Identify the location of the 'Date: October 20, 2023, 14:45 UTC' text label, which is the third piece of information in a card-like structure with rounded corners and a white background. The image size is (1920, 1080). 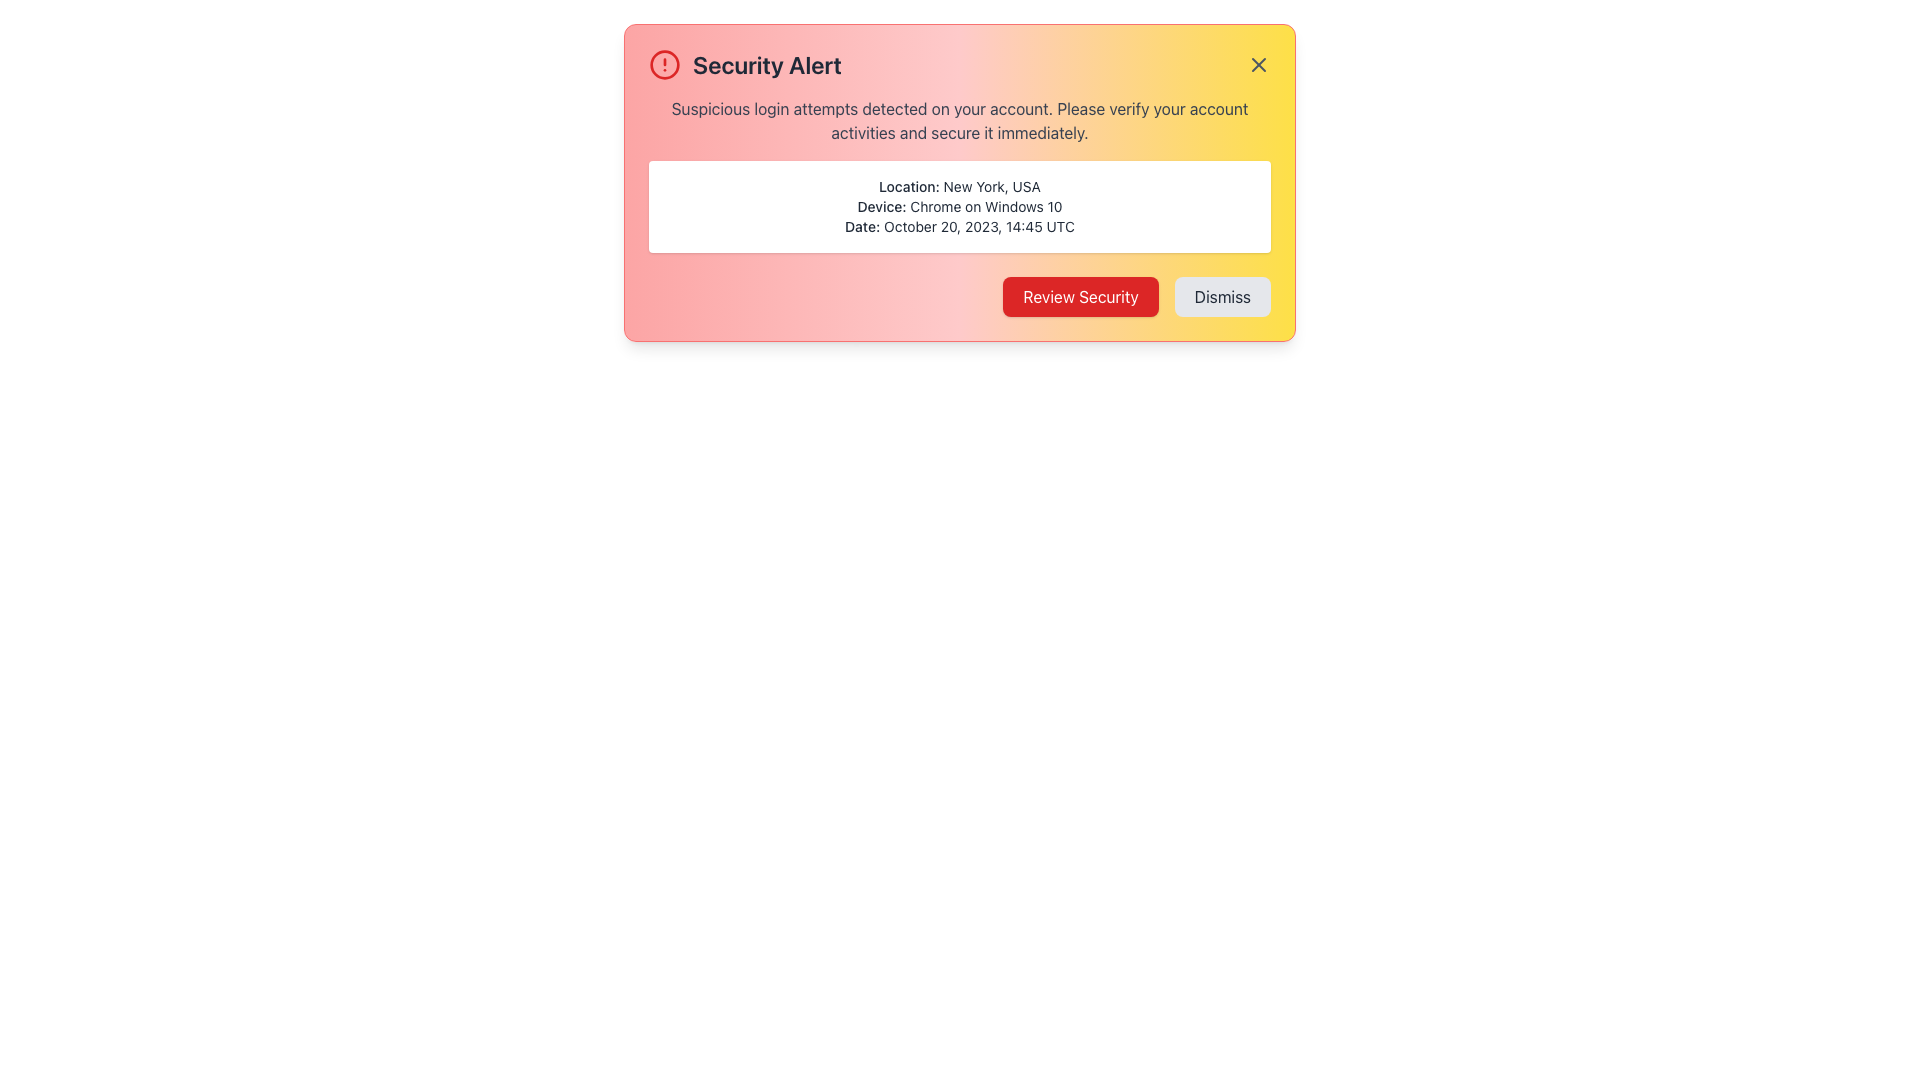
(960, 226).